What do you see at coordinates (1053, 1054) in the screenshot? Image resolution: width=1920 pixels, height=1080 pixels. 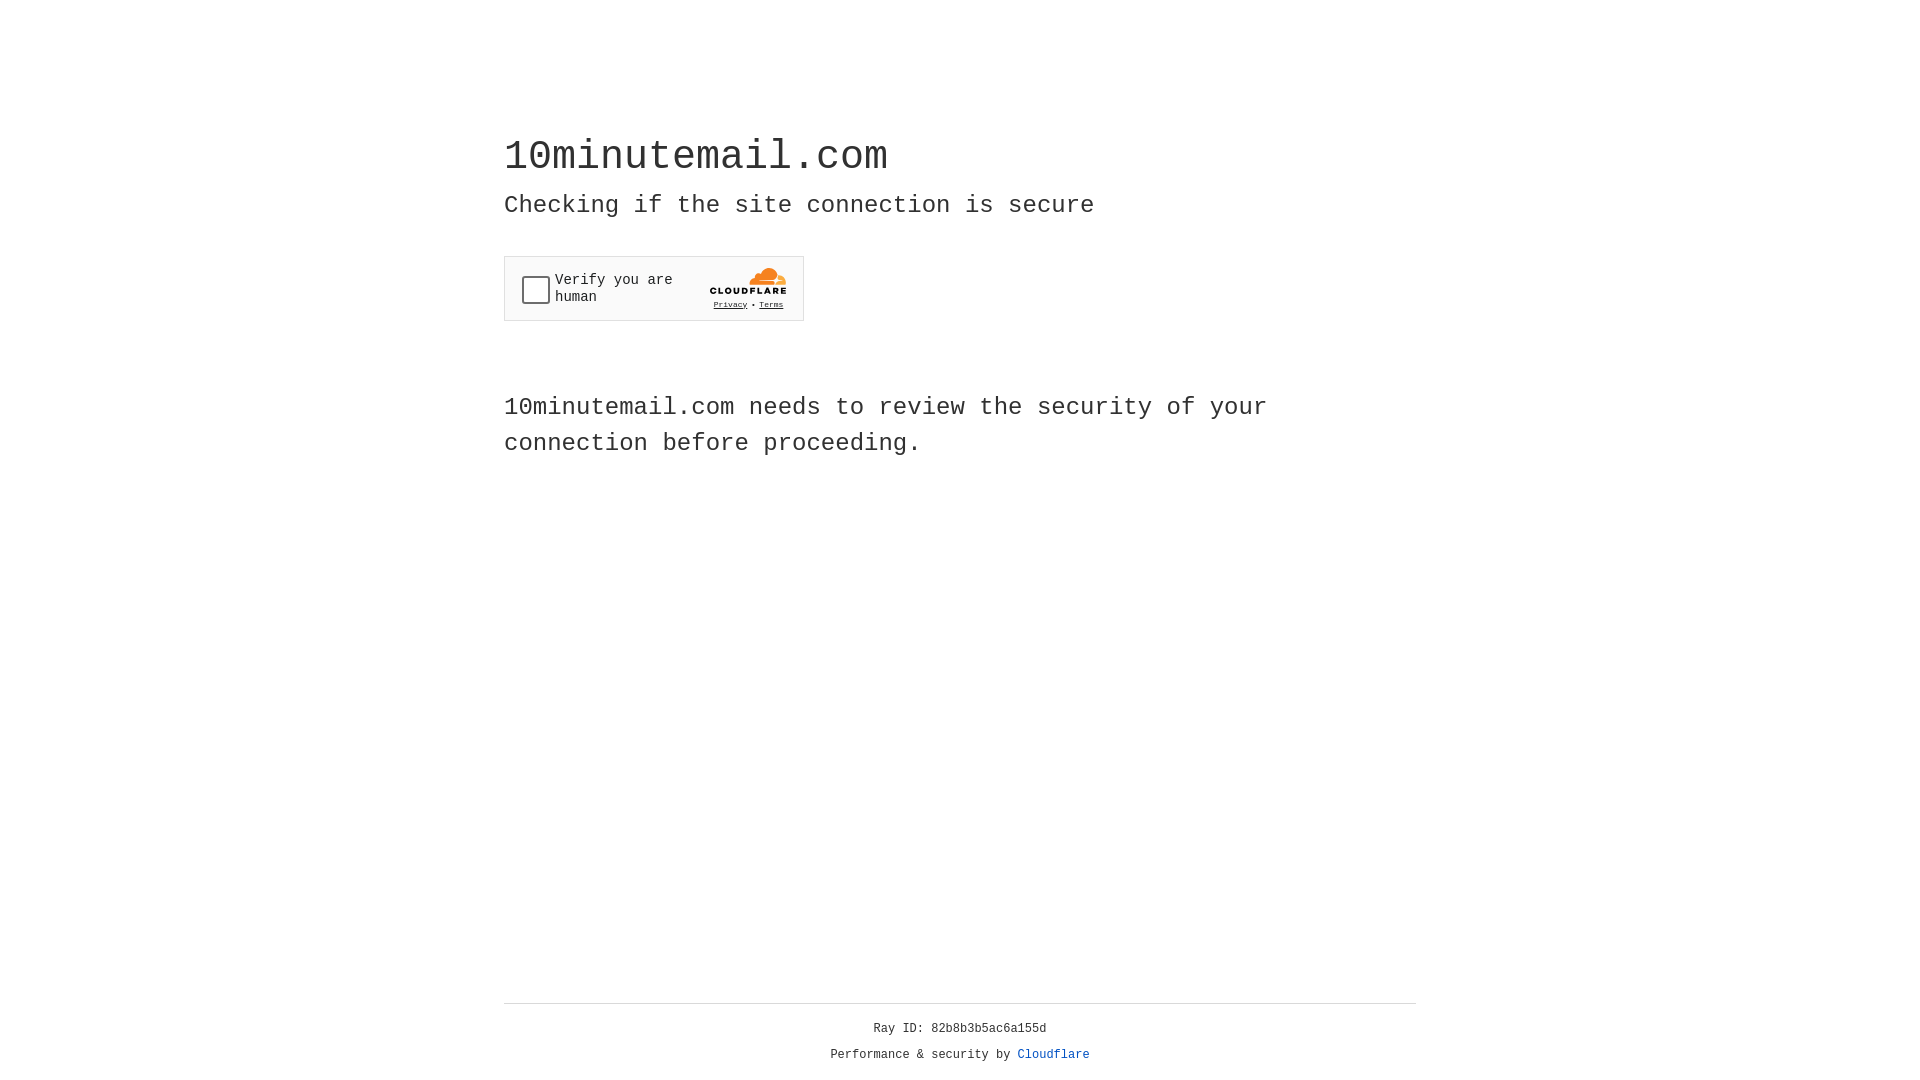 I see `'Cloudflare'` at bounding box center [1053, 1054].